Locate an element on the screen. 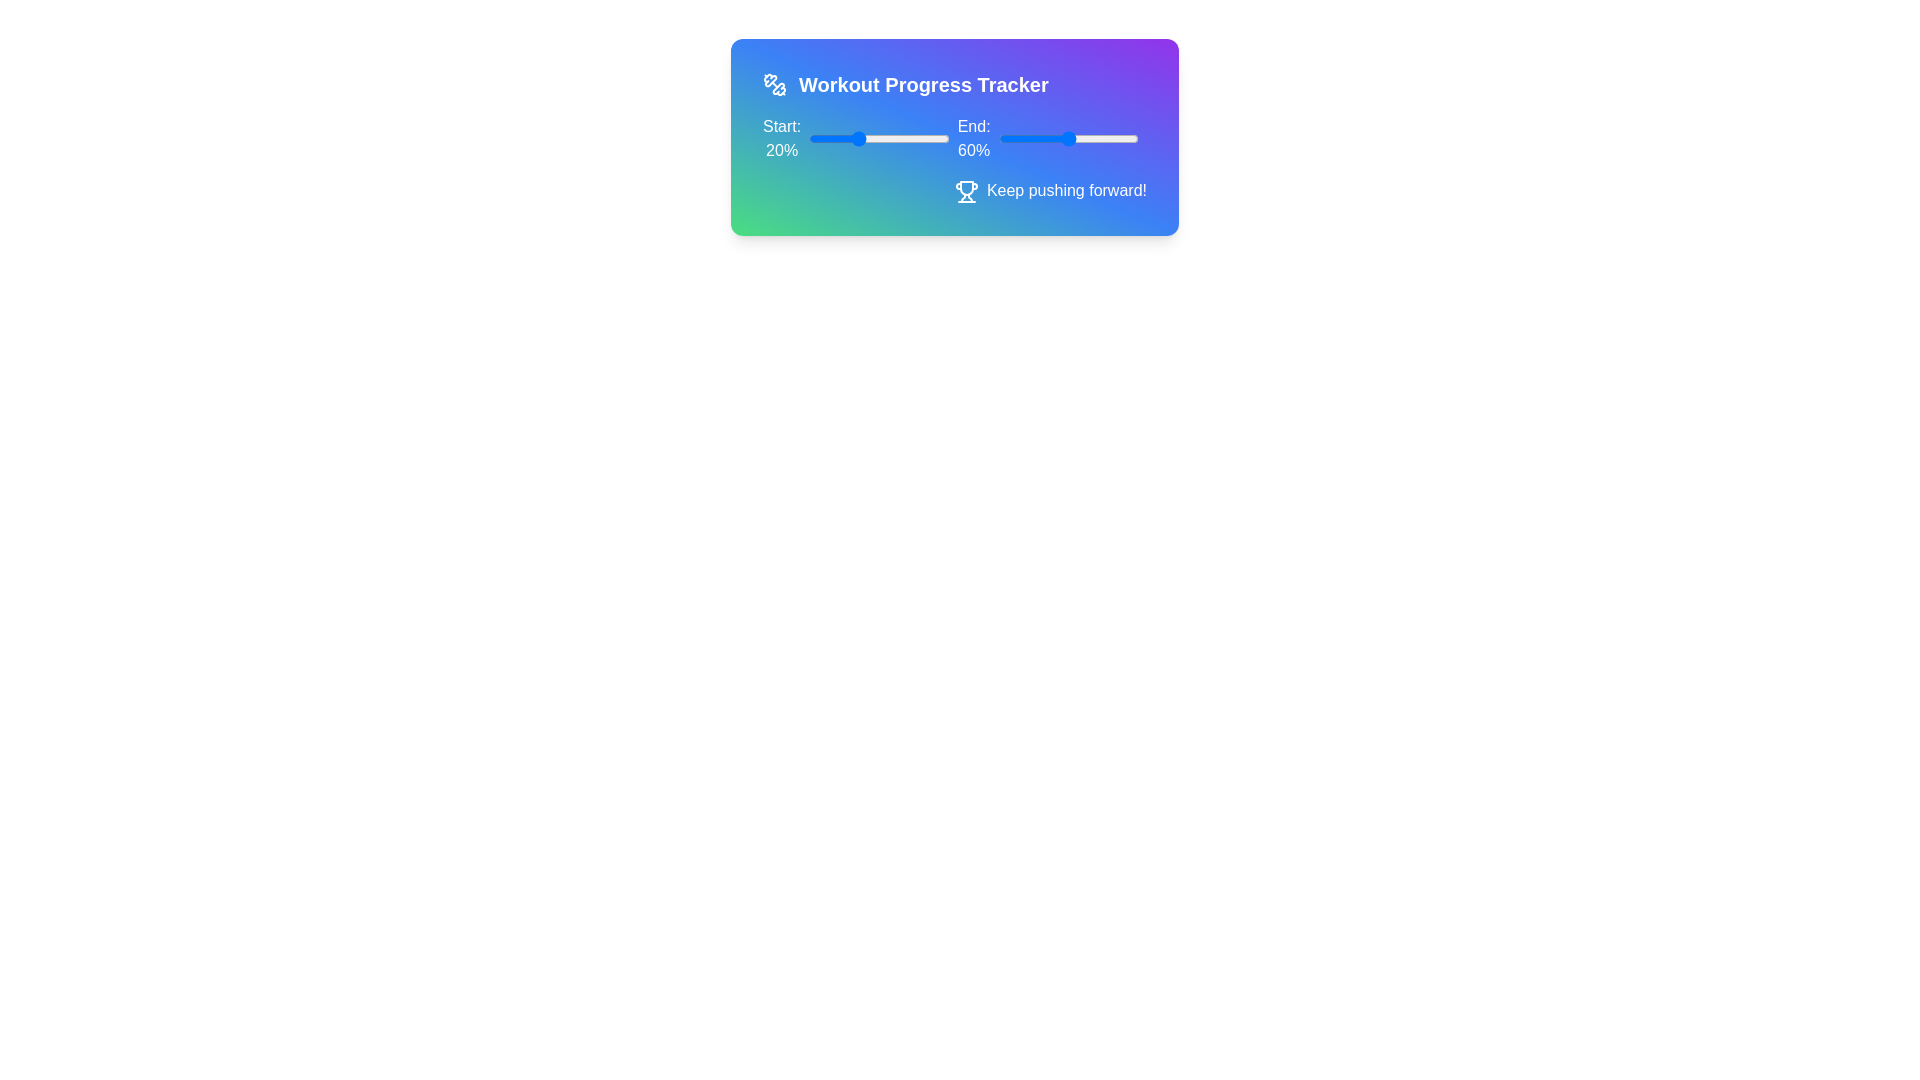 The height and width of the screenshot is (1080, 1920). the text label that indicates the workout progress tracking feature is located at coordinates (922, 83).